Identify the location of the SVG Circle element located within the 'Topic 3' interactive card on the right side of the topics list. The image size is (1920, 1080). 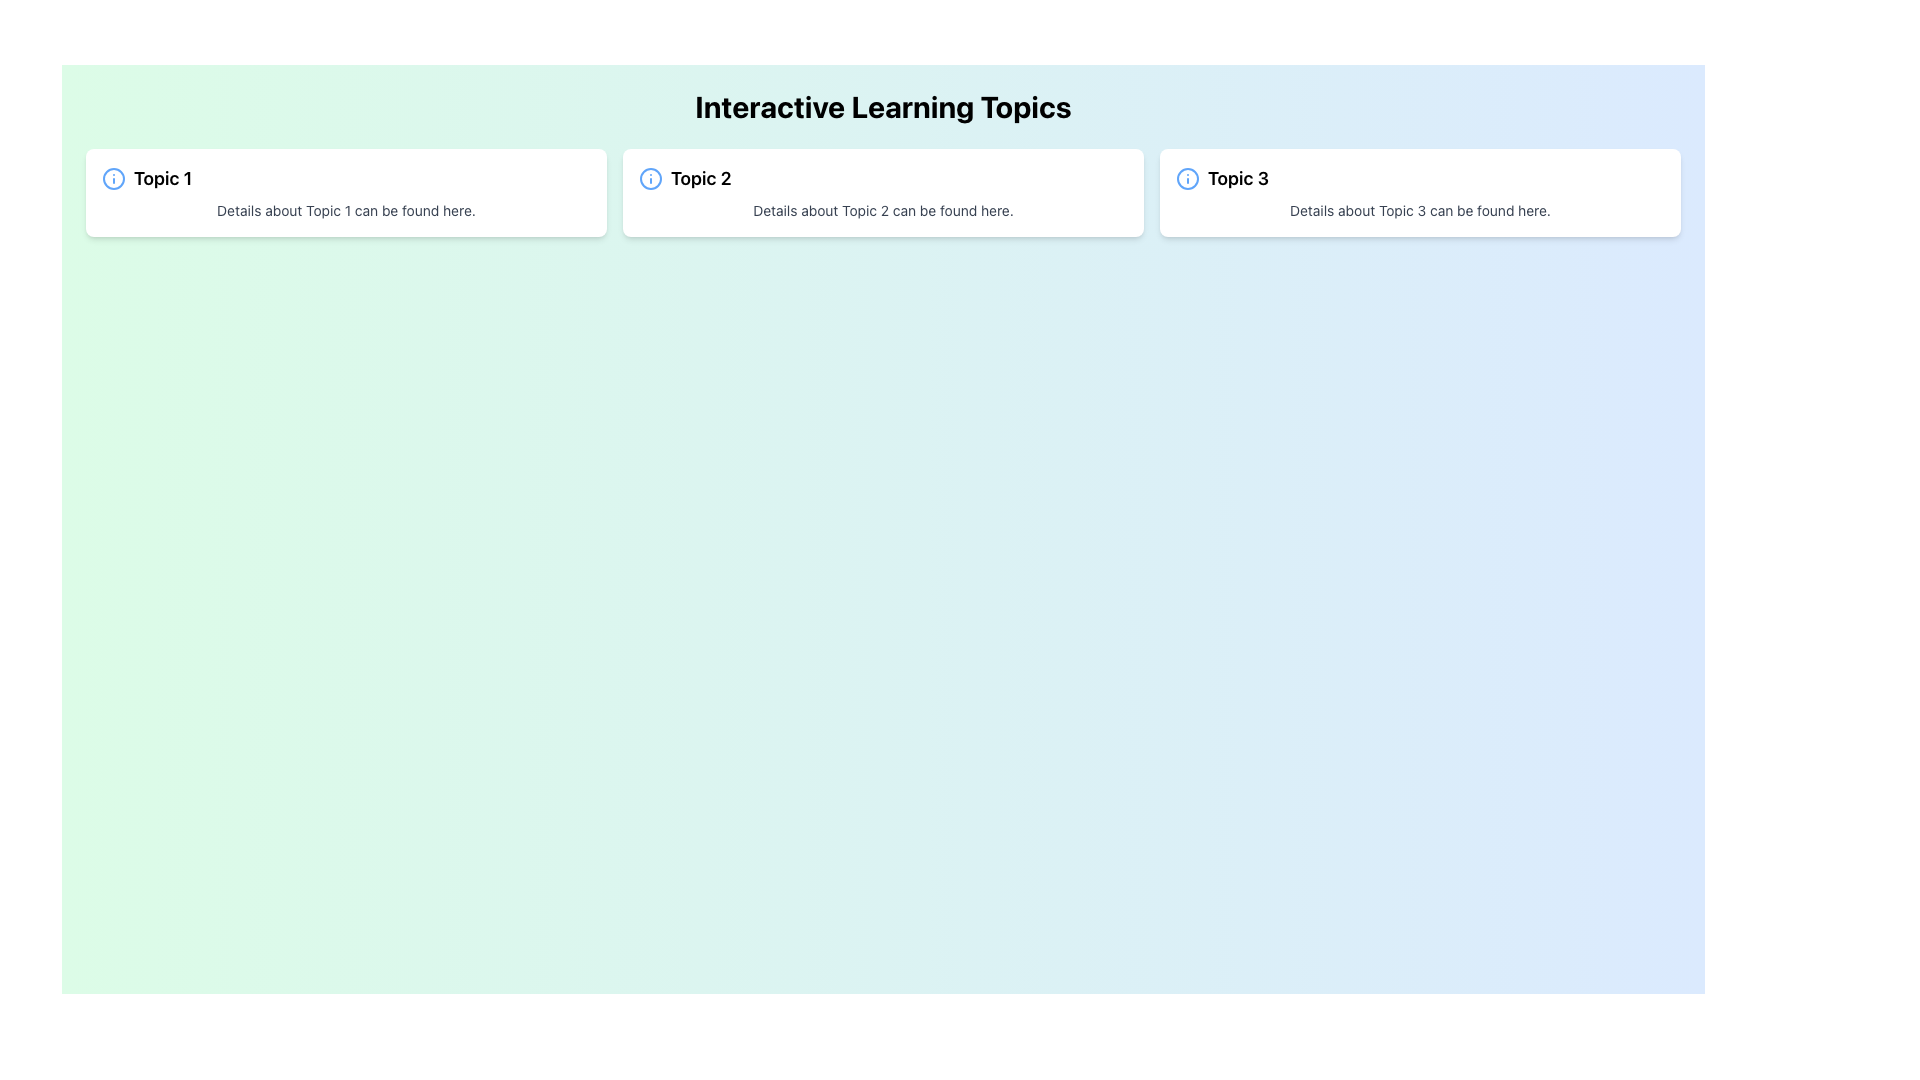
(1188, 177).